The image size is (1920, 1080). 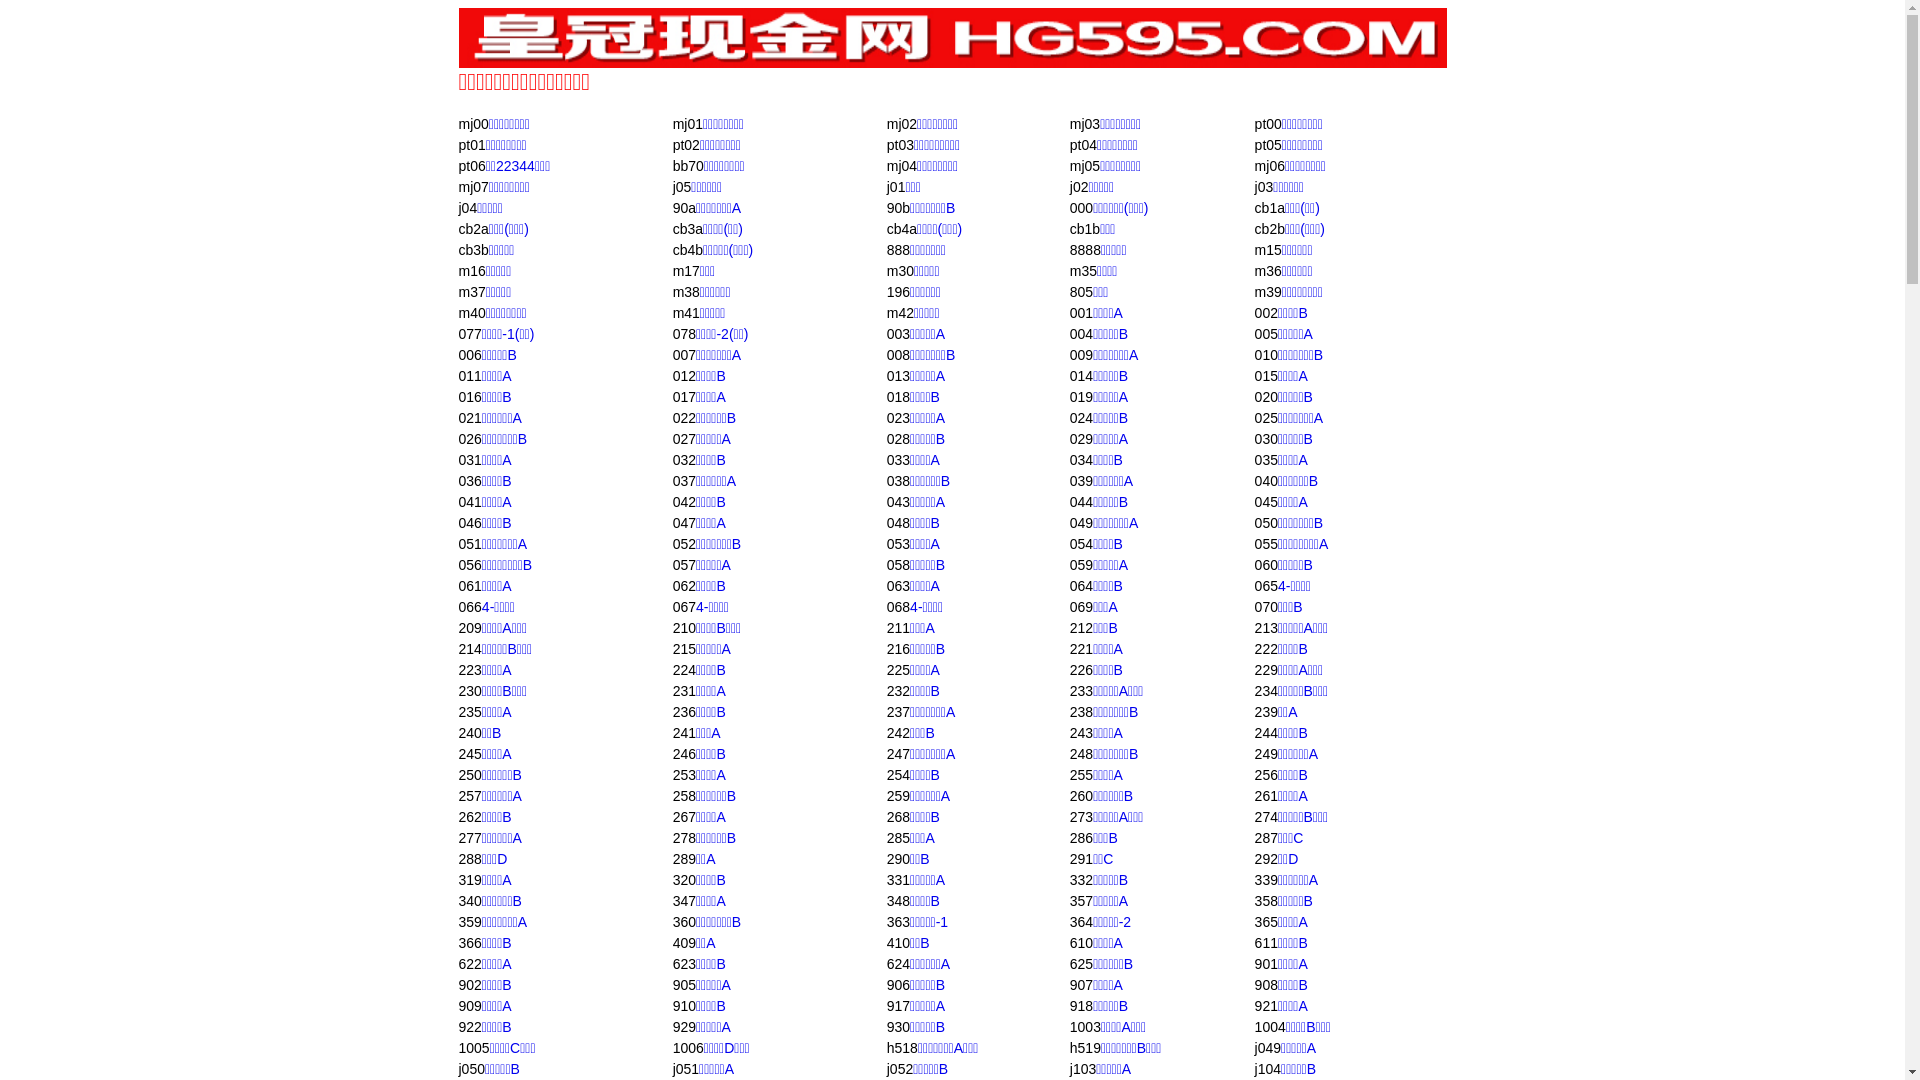 I want to click on 'pt01', so click(x=470, y=144).